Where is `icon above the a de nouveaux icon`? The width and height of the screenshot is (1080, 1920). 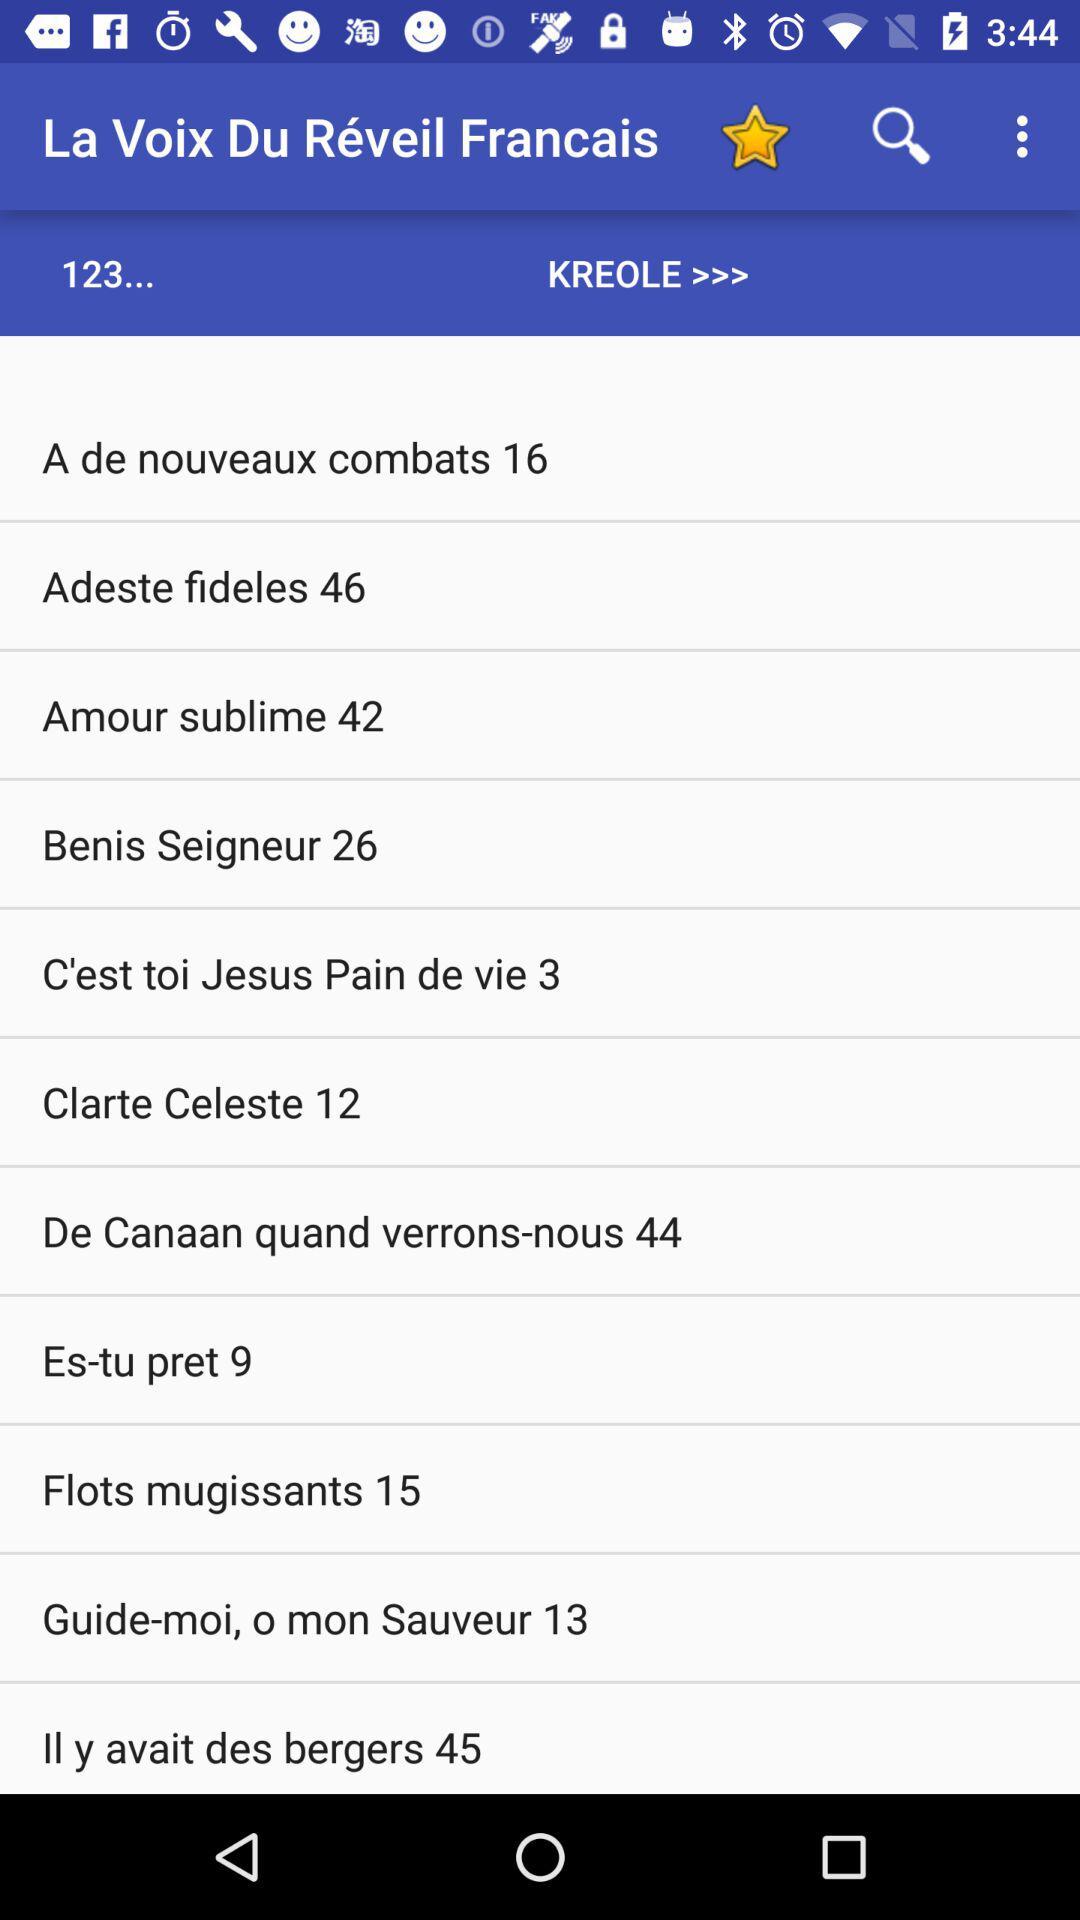
icon above the a de nouveaux icon is located at coordinates (108, 272).